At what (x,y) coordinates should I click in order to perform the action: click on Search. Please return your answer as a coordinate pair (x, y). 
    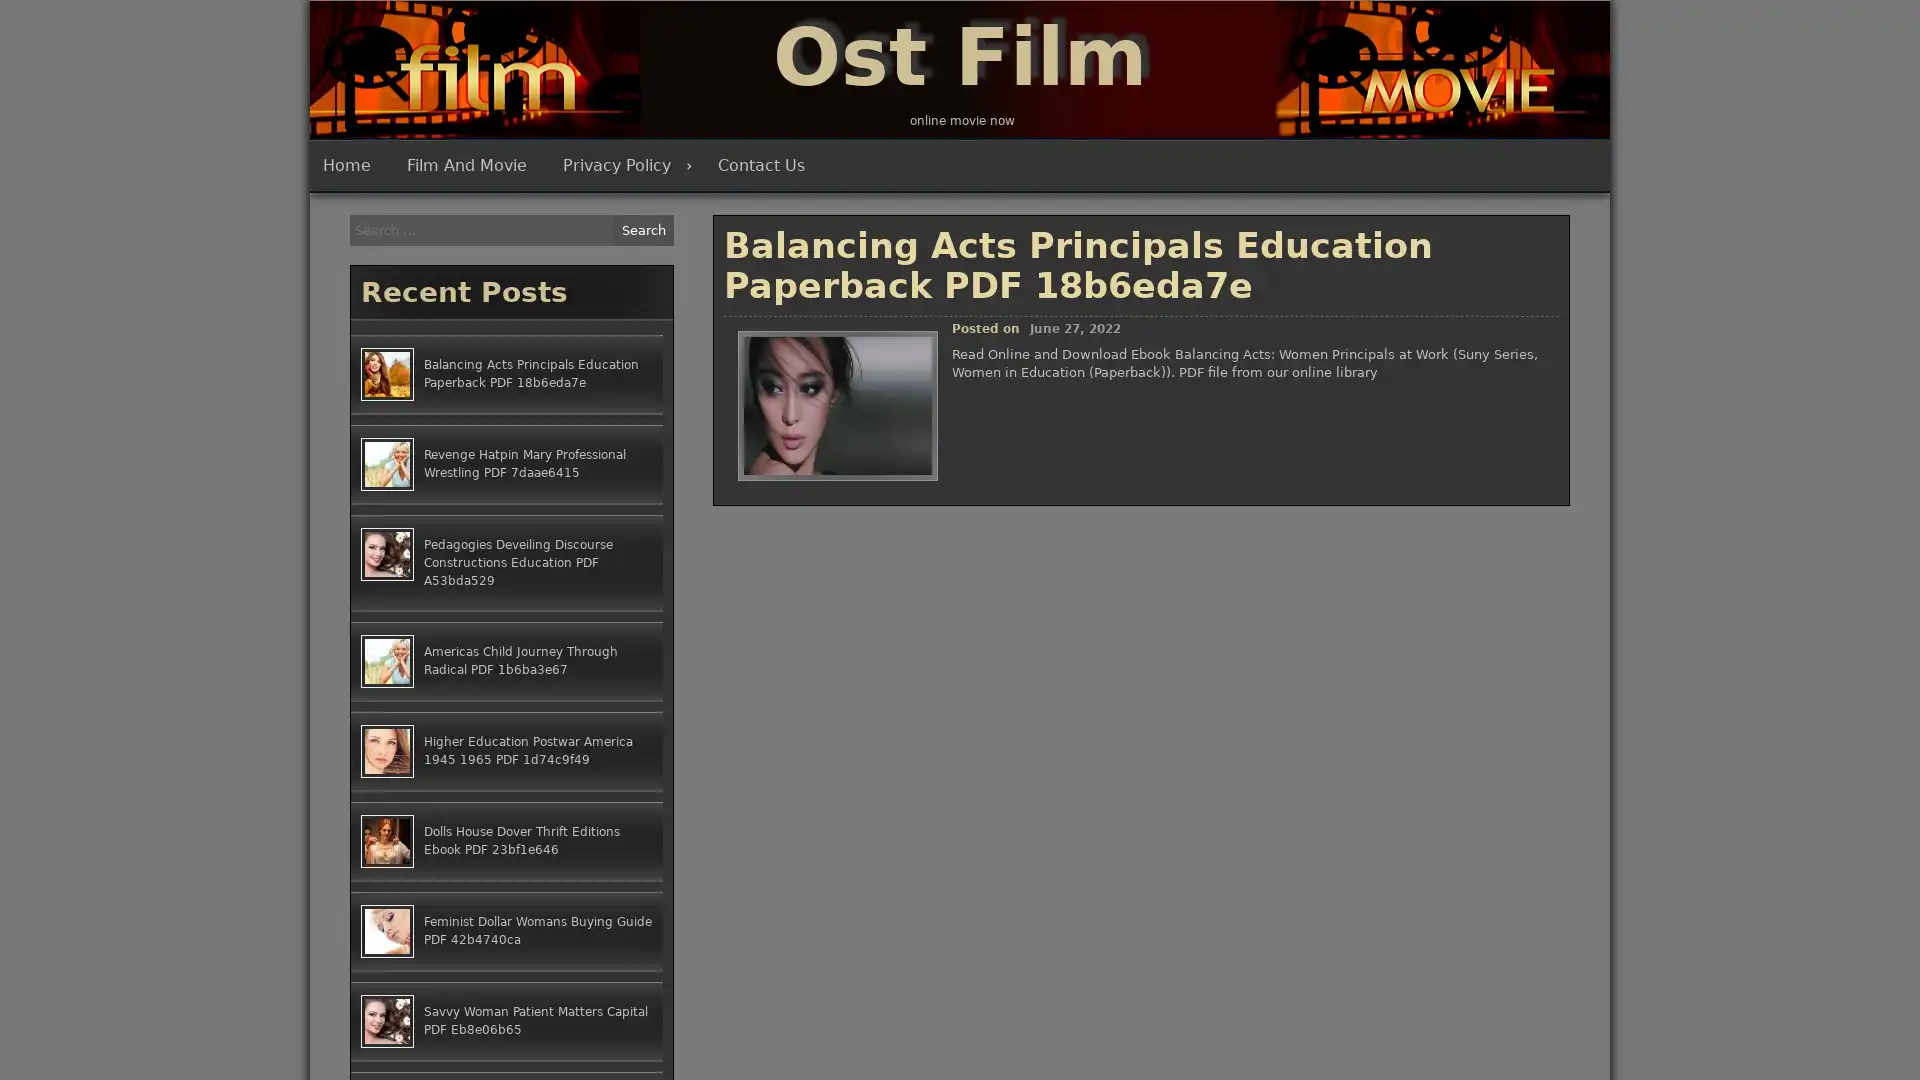
    Looking at the image, I should click on (643, 229).